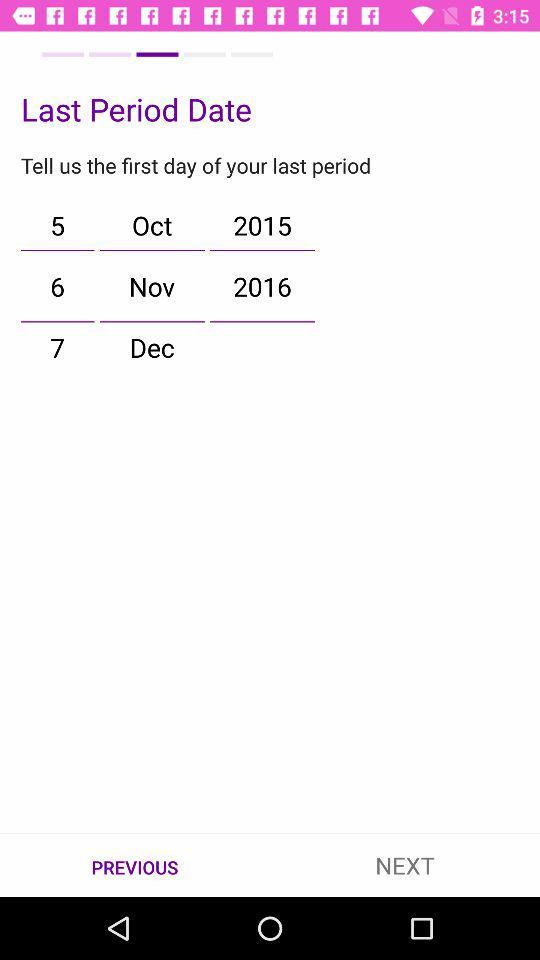  Describe the element at coordinates (135, 865) in the screenshot. I see `previous icon` at that location.